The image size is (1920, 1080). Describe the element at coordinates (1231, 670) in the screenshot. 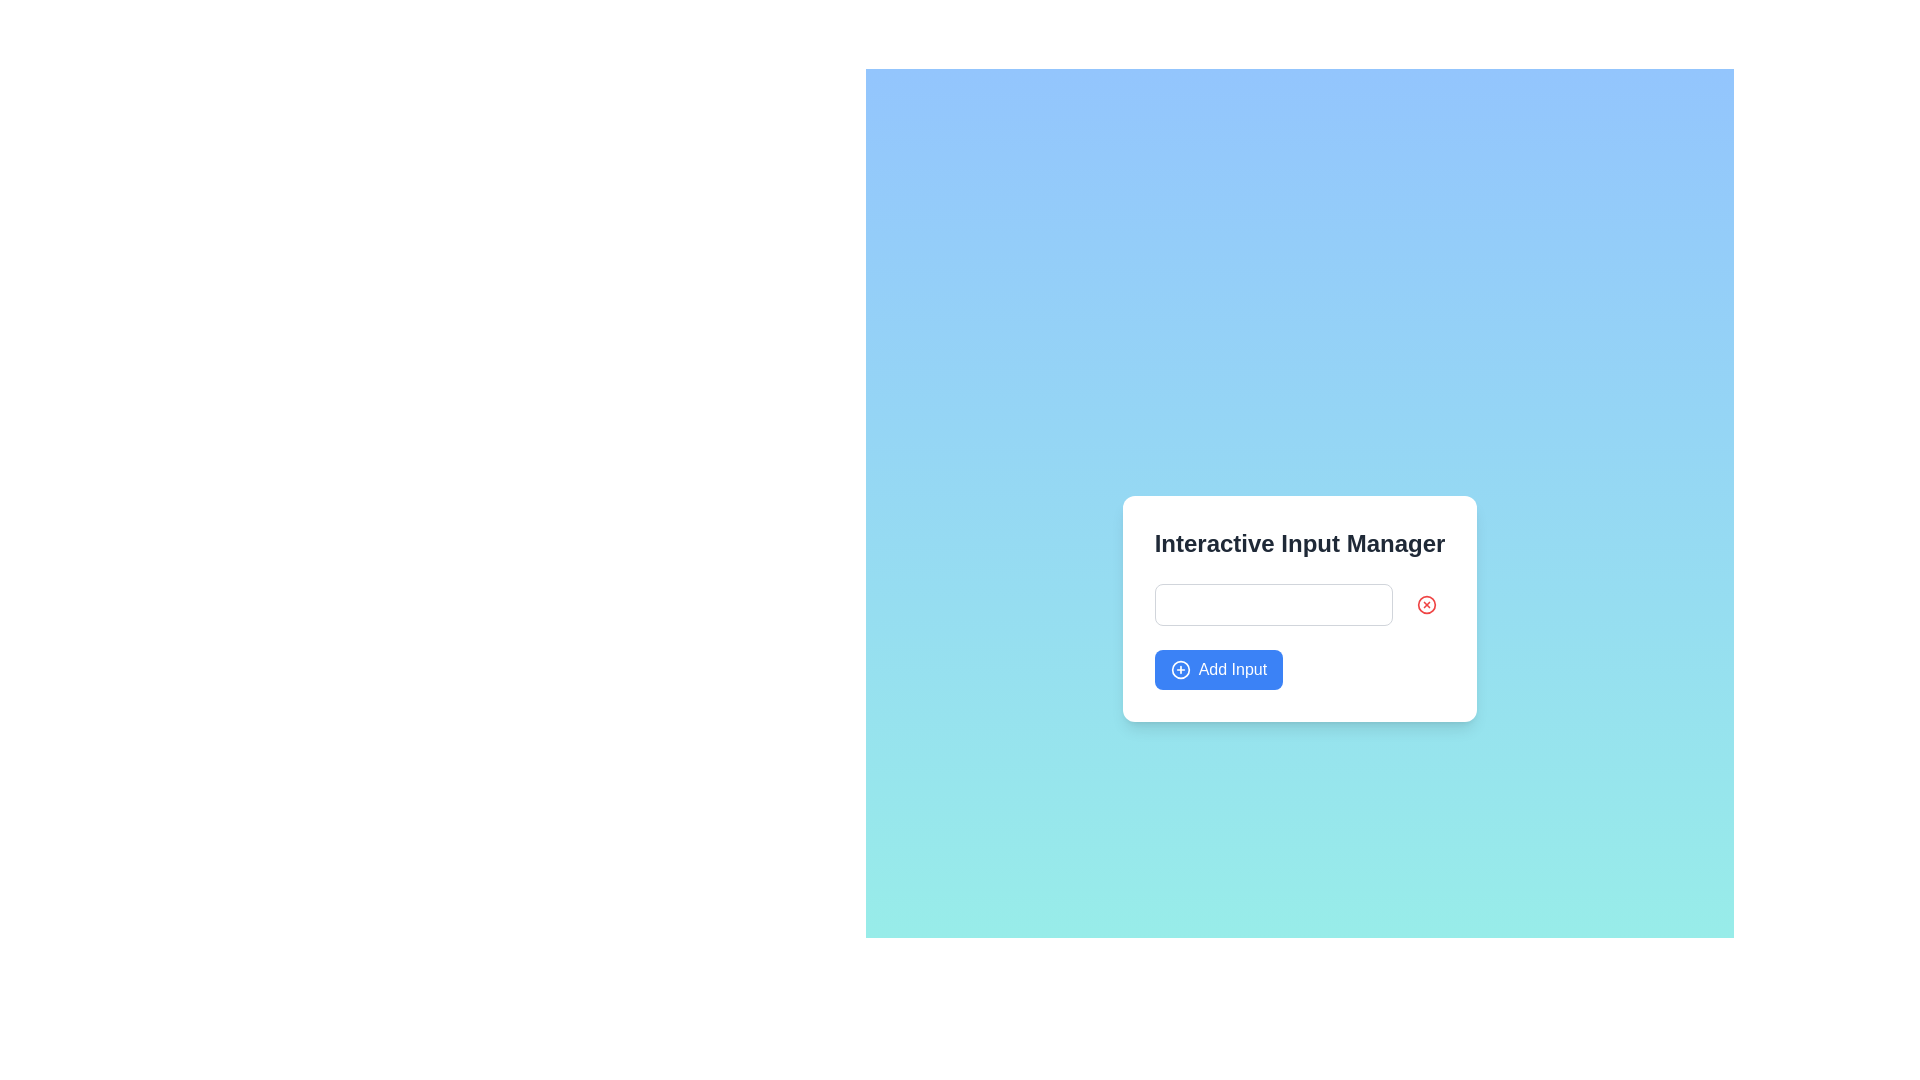

I see `text label 'Add Input' which is styled with a sans-serif font and white text on a blue background, located within a button at the bottom left of a card in the main interface` at that location.